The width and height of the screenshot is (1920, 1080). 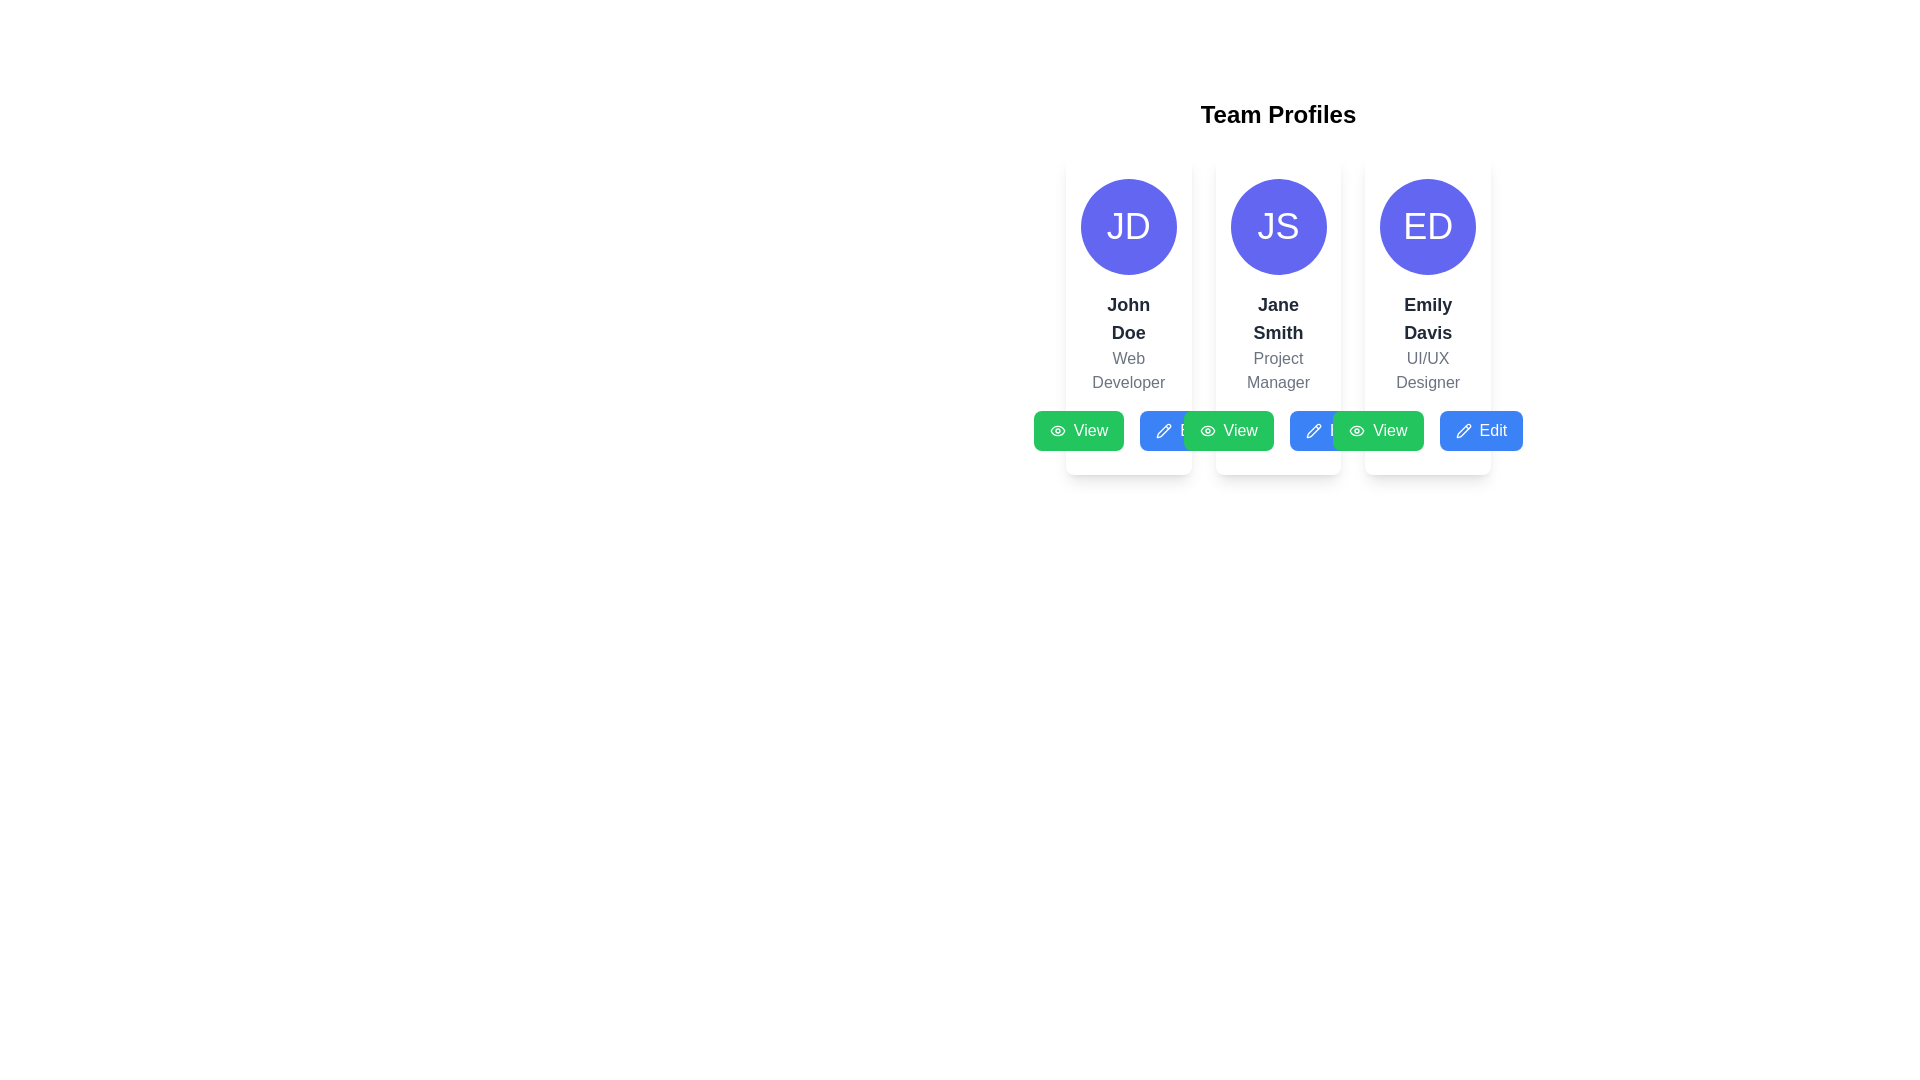 I want to click on the 'View' button in the button group located in the lower section of the card associated with Emily Davis, the UI/UX Designer, so click(x=1427, y=430).